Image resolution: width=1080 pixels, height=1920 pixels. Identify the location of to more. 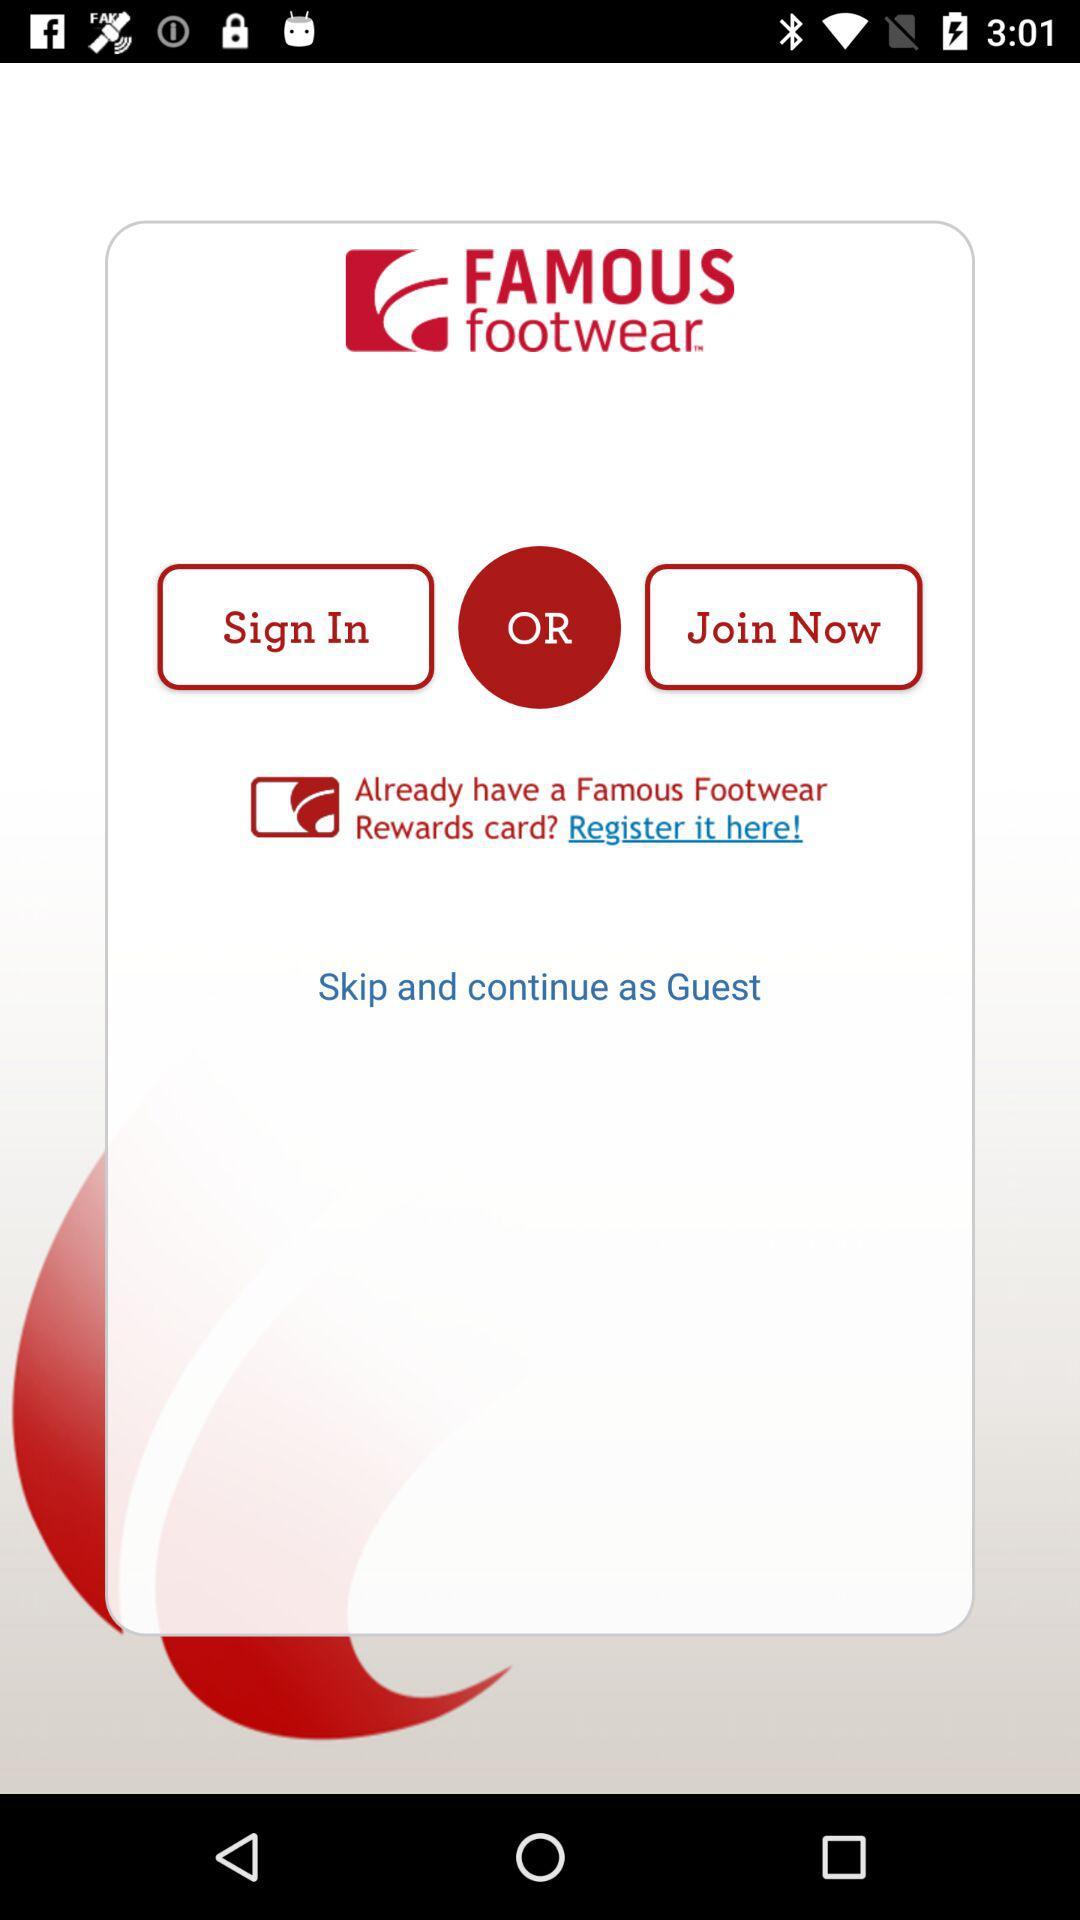
(540, 811).